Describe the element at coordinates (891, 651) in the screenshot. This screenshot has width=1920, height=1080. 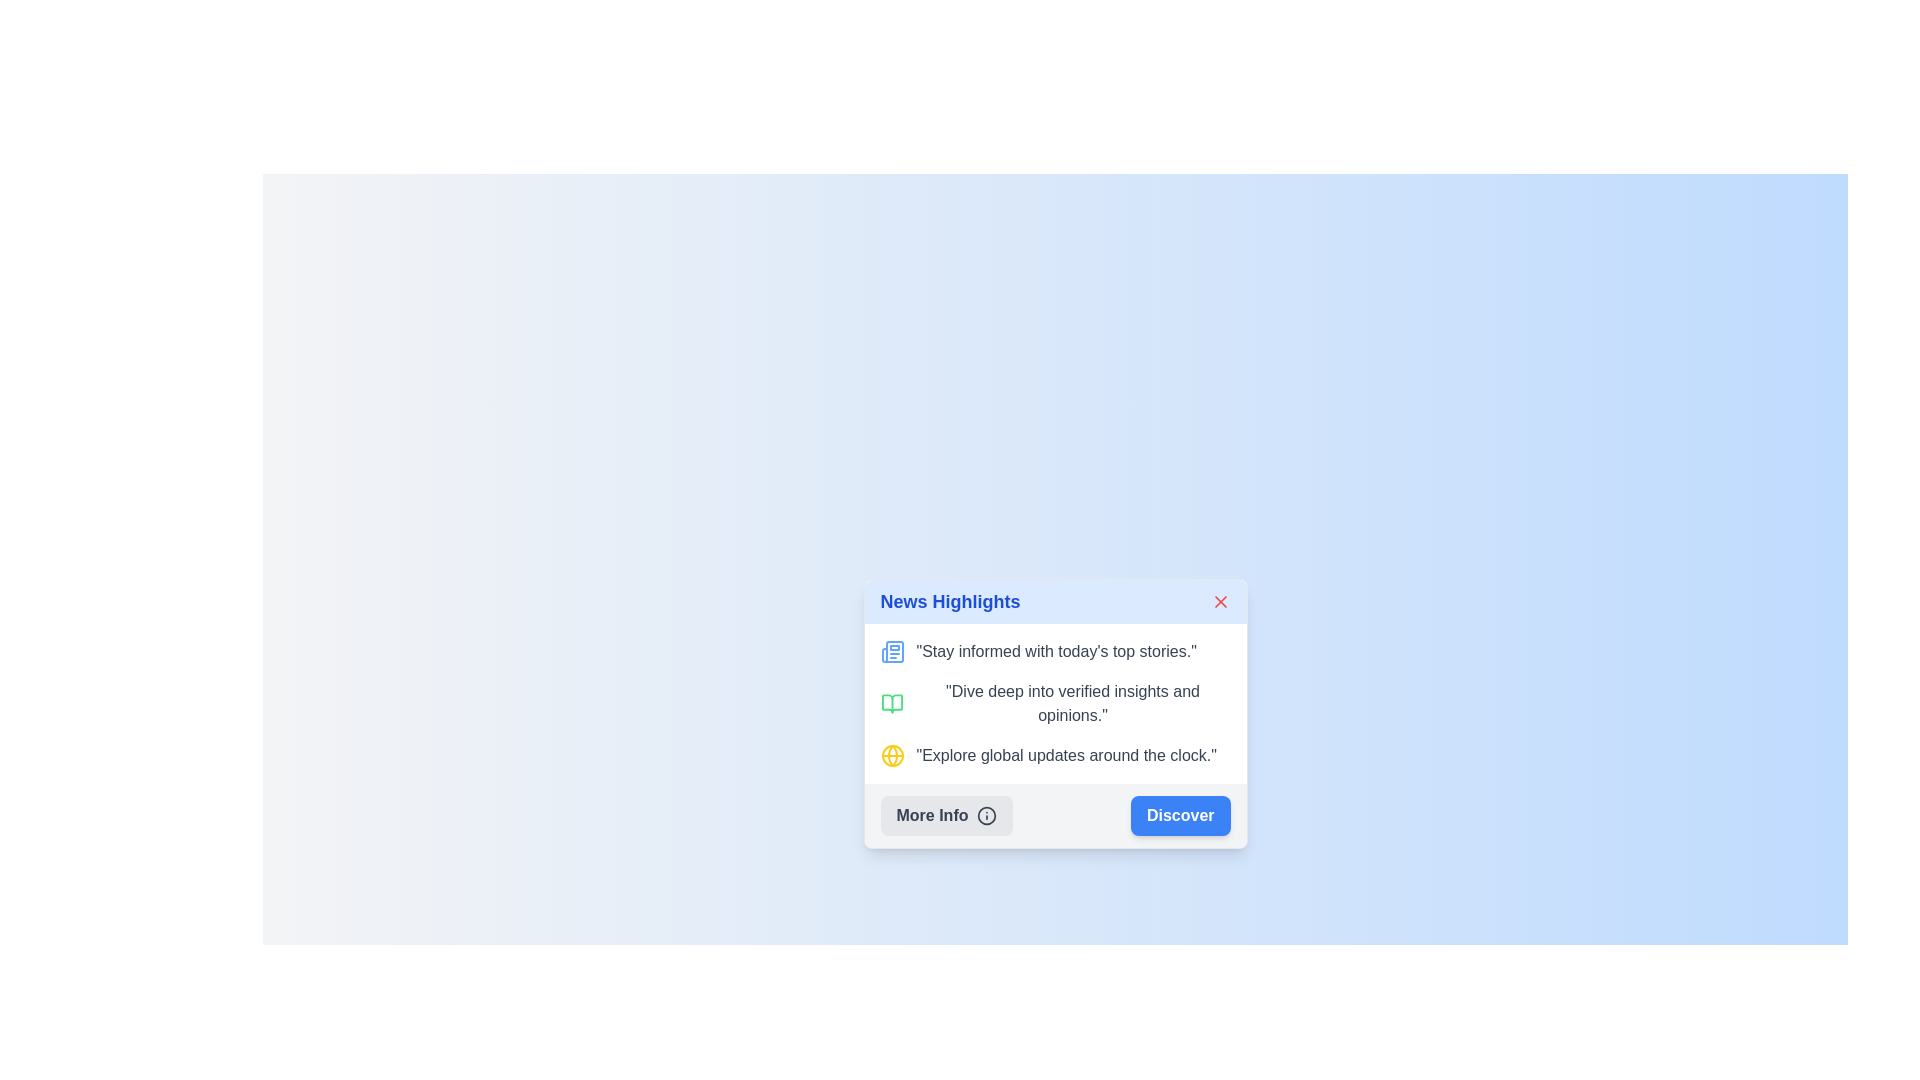
I see `the 'Stay informed with today's top stories' notification icon in the 'News Highlights' section` at that location.